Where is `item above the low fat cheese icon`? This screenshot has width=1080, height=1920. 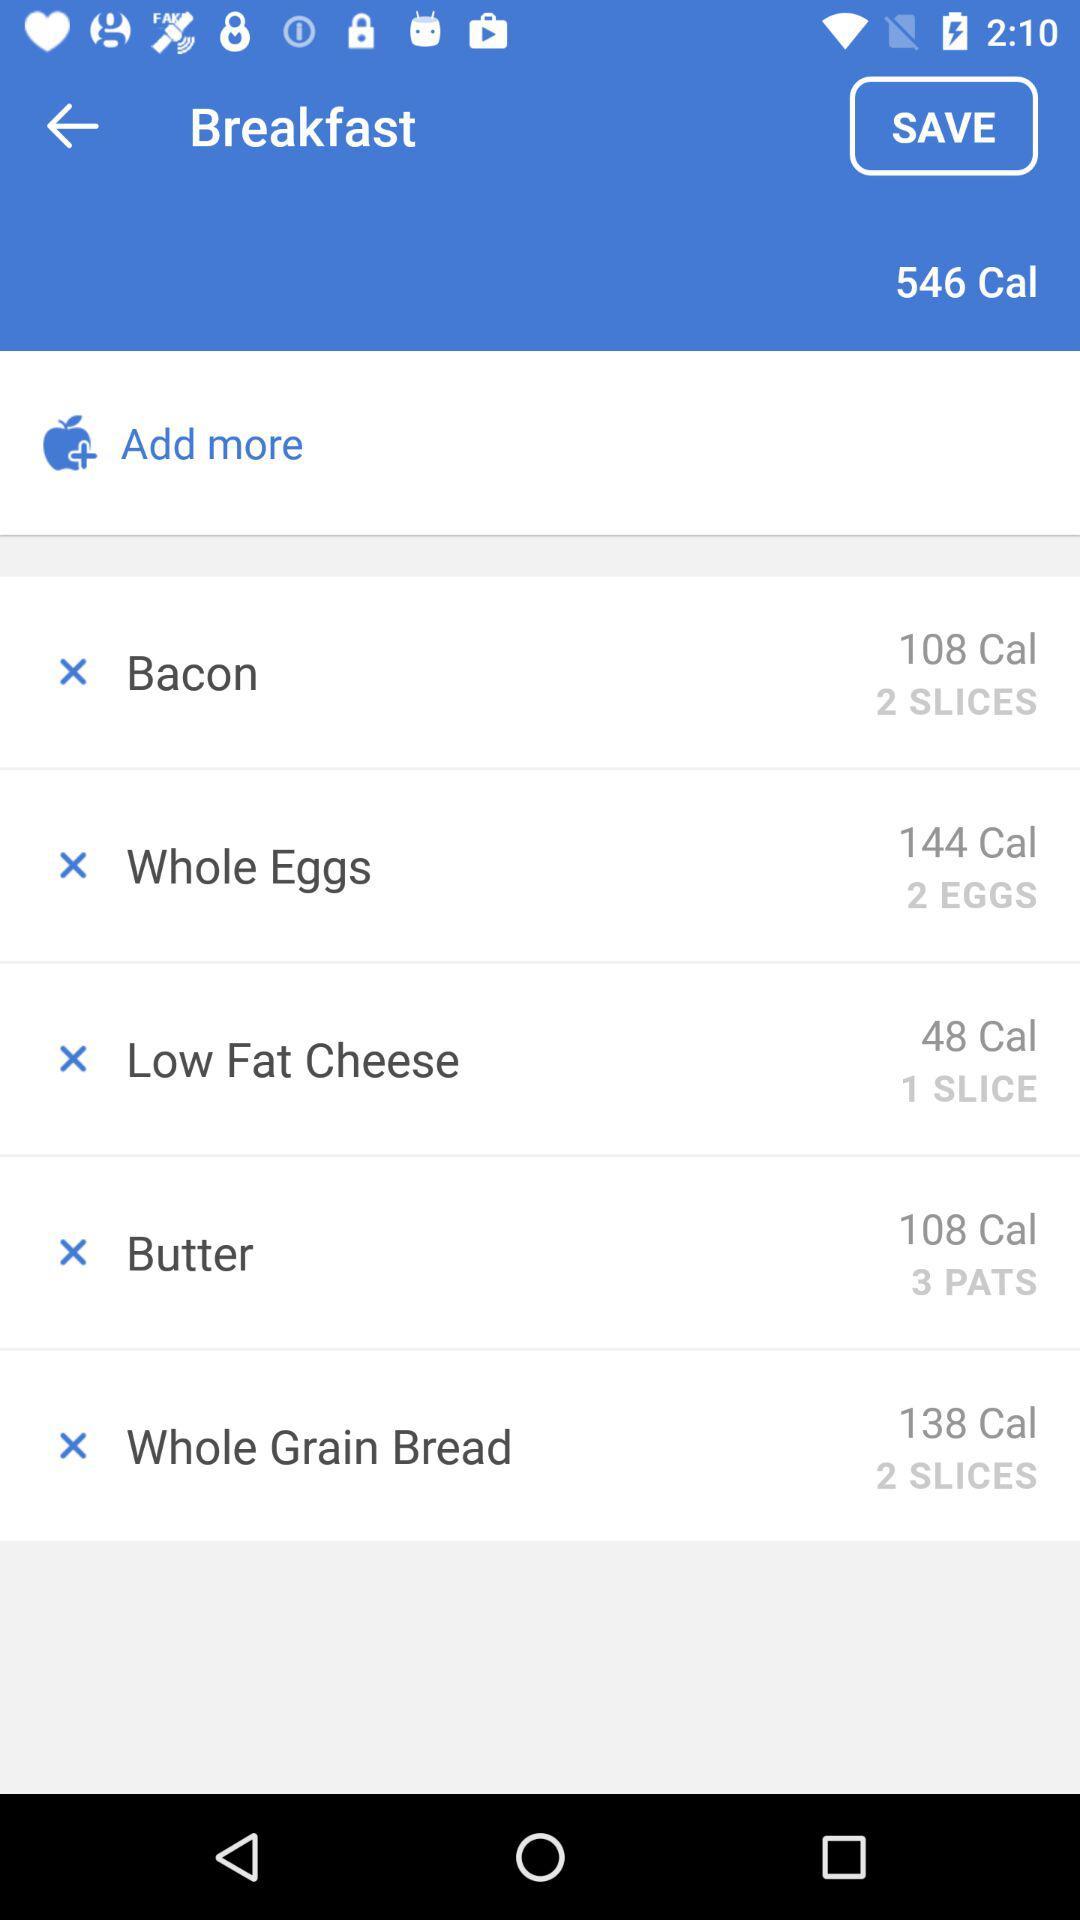 item above the low fat cheese icon is located at coordinates (971, 892).